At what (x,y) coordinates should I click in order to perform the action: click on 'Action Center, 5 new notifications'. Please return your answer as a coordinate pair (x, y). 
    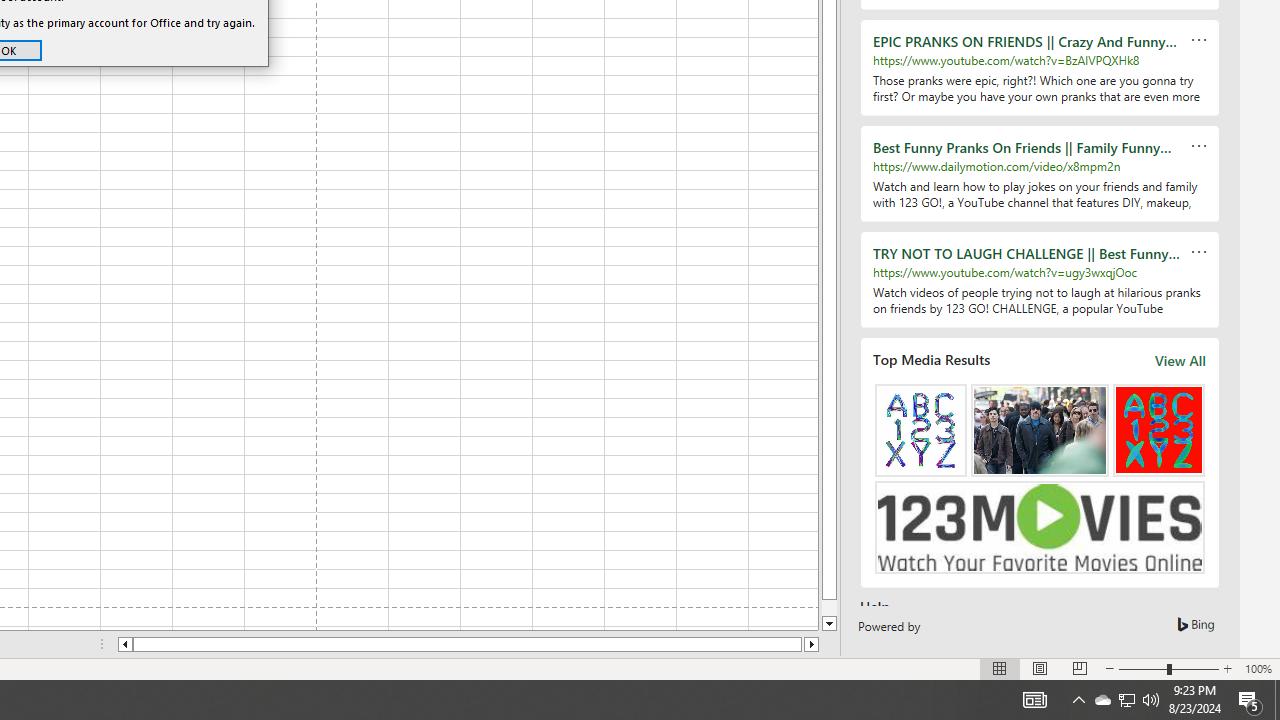
    Looking at the image, I should click on (1250, 698).